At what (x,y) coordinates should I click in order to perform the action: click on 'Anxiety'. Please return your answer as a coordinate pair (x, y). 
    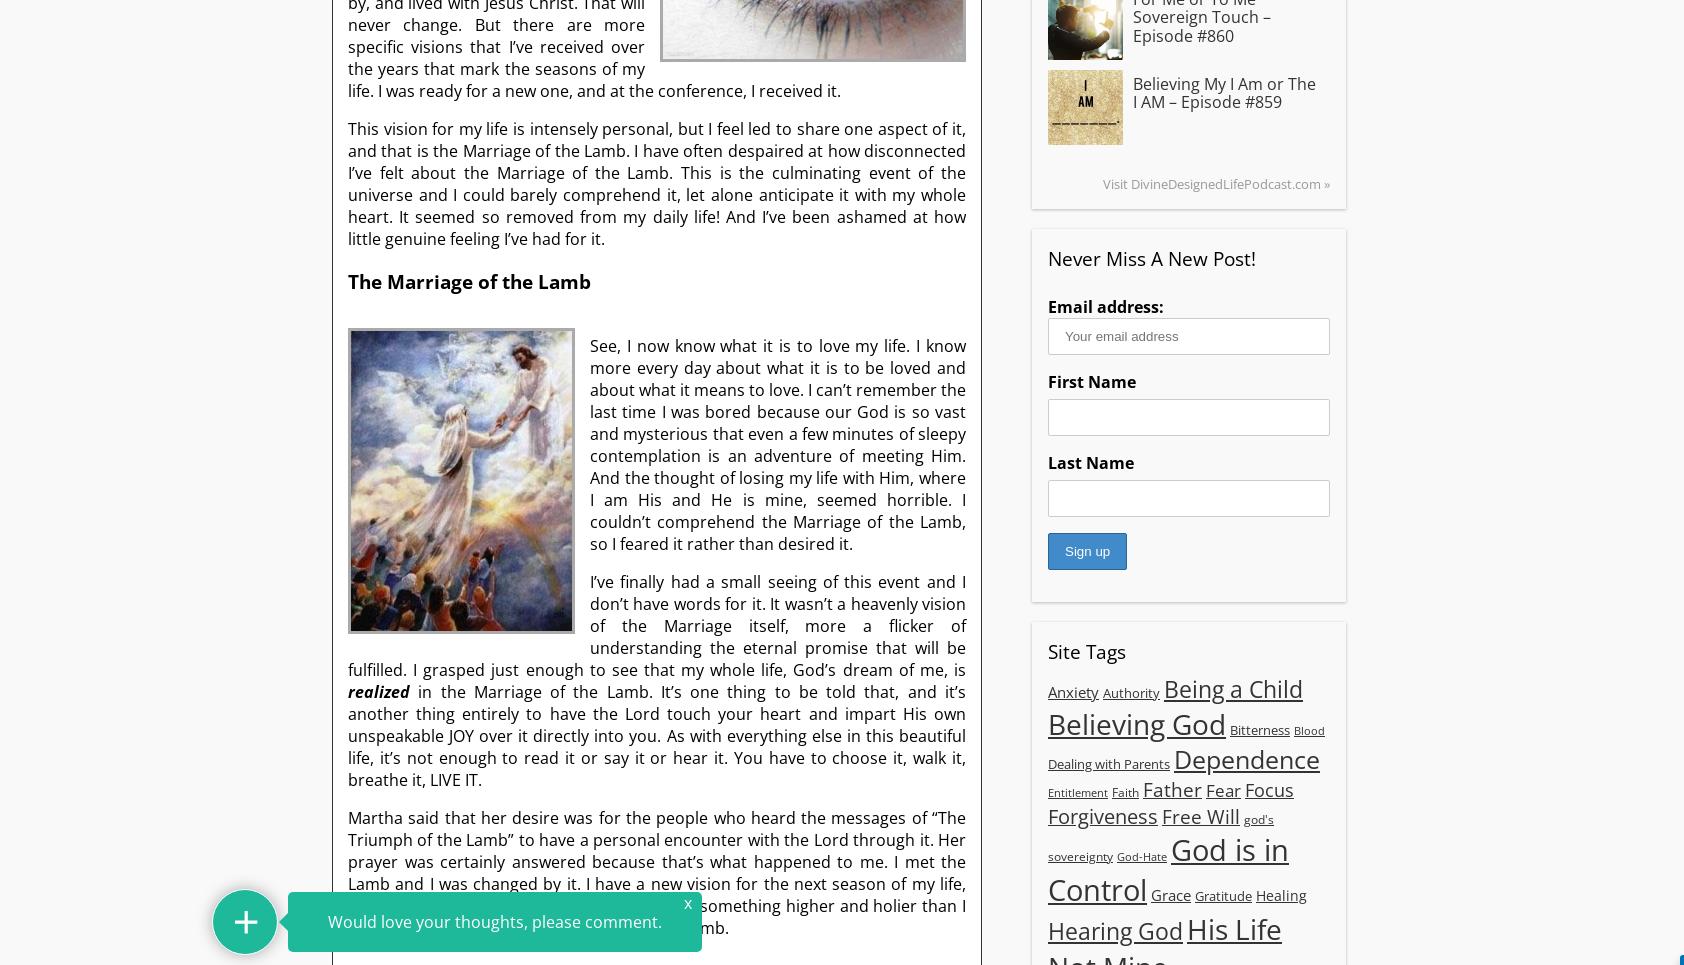
    Looking at the image, I should click on (1073, 690).